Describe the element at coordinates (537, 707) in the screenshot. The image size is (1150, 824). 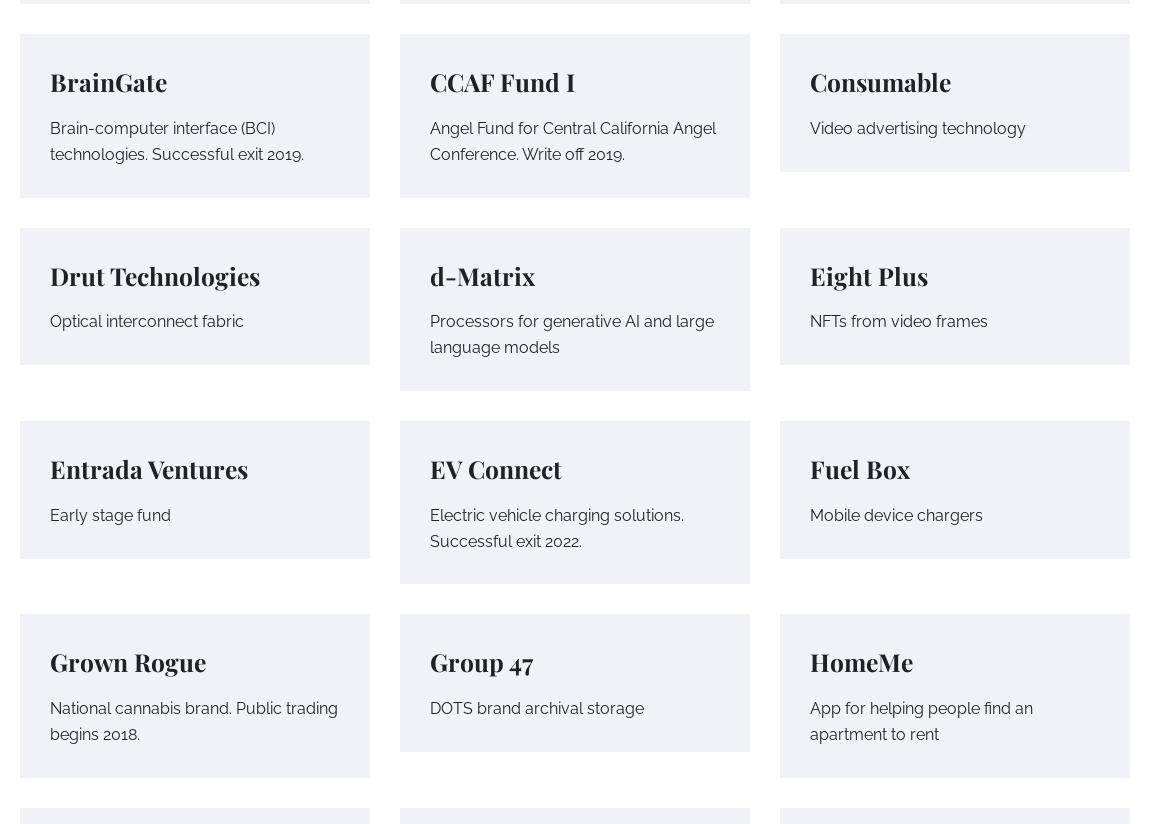
I see `'DOTS brand archival storage'` at that location.